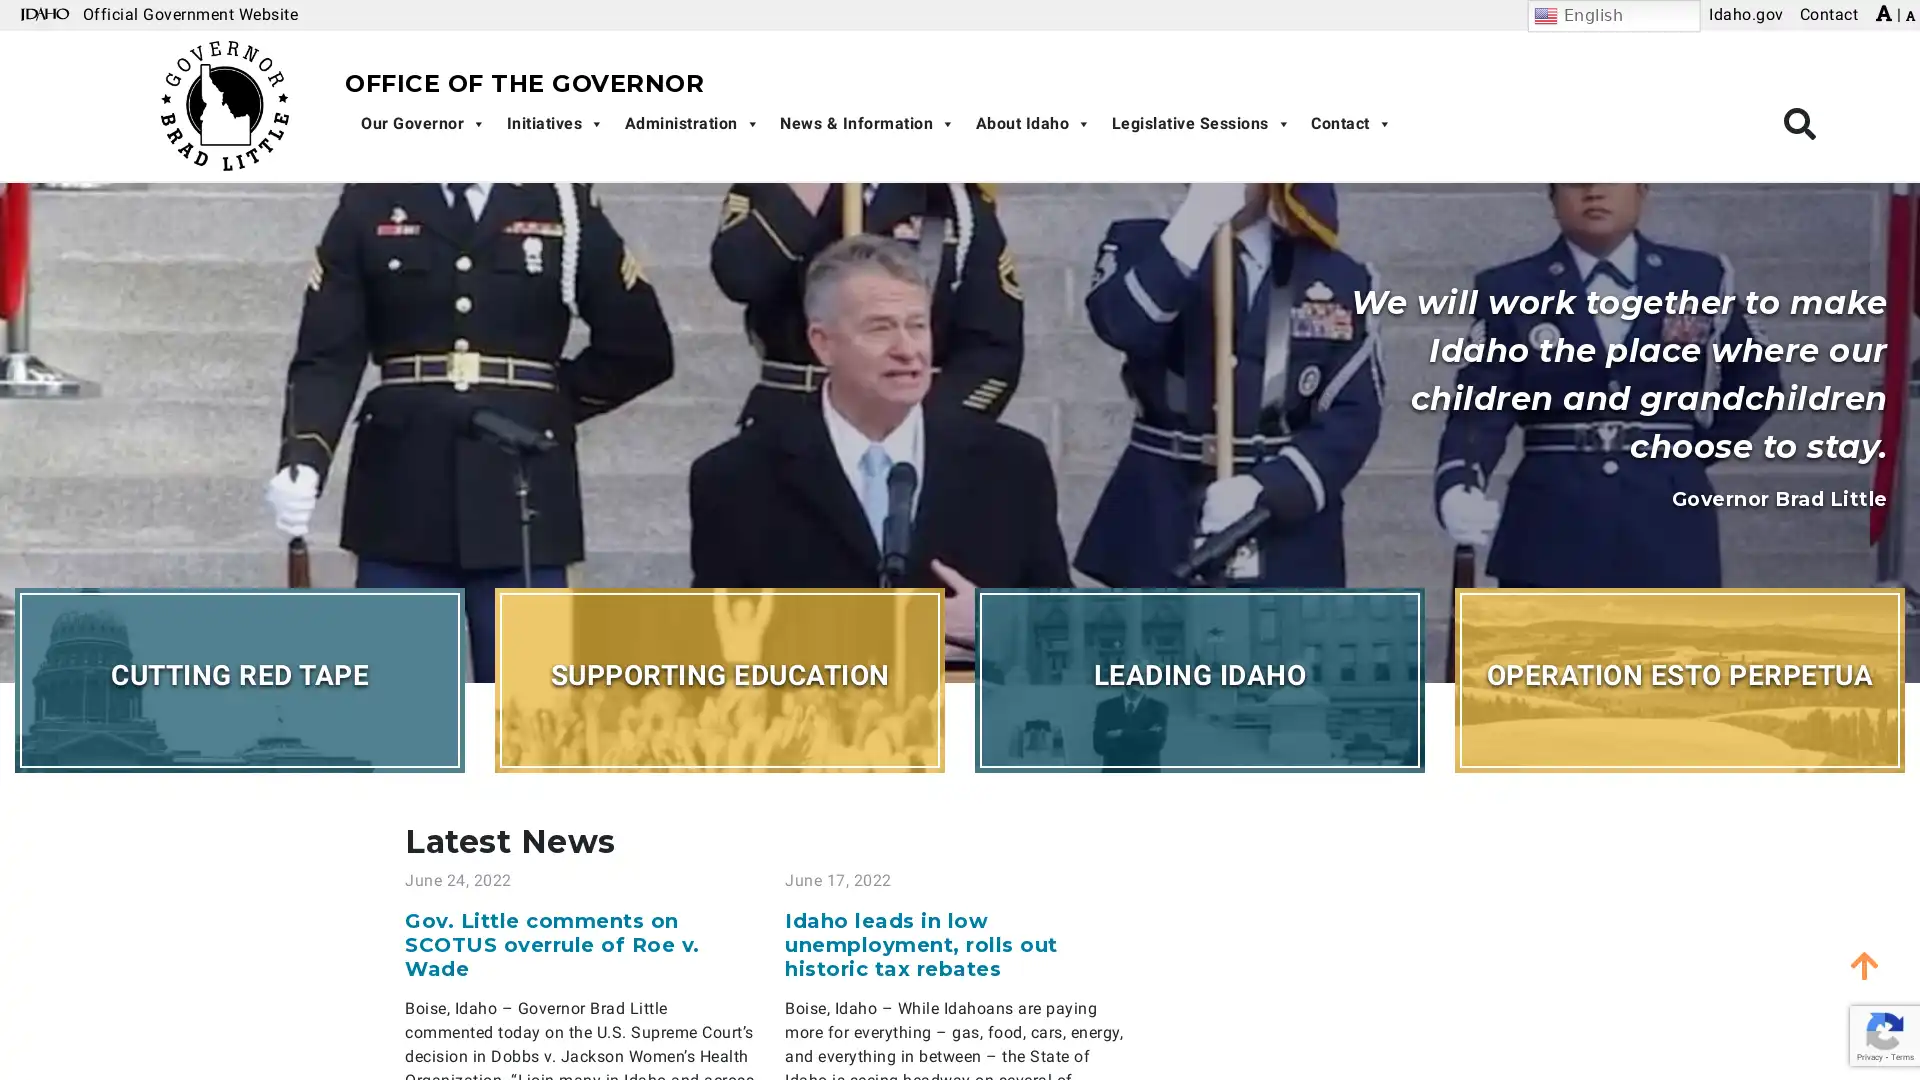 The height and width of the screenshot is (1080, 1920). Describe the element at coordinates (1864, 963) in the screenshot. I see `Jump back to top of page button` at that location.